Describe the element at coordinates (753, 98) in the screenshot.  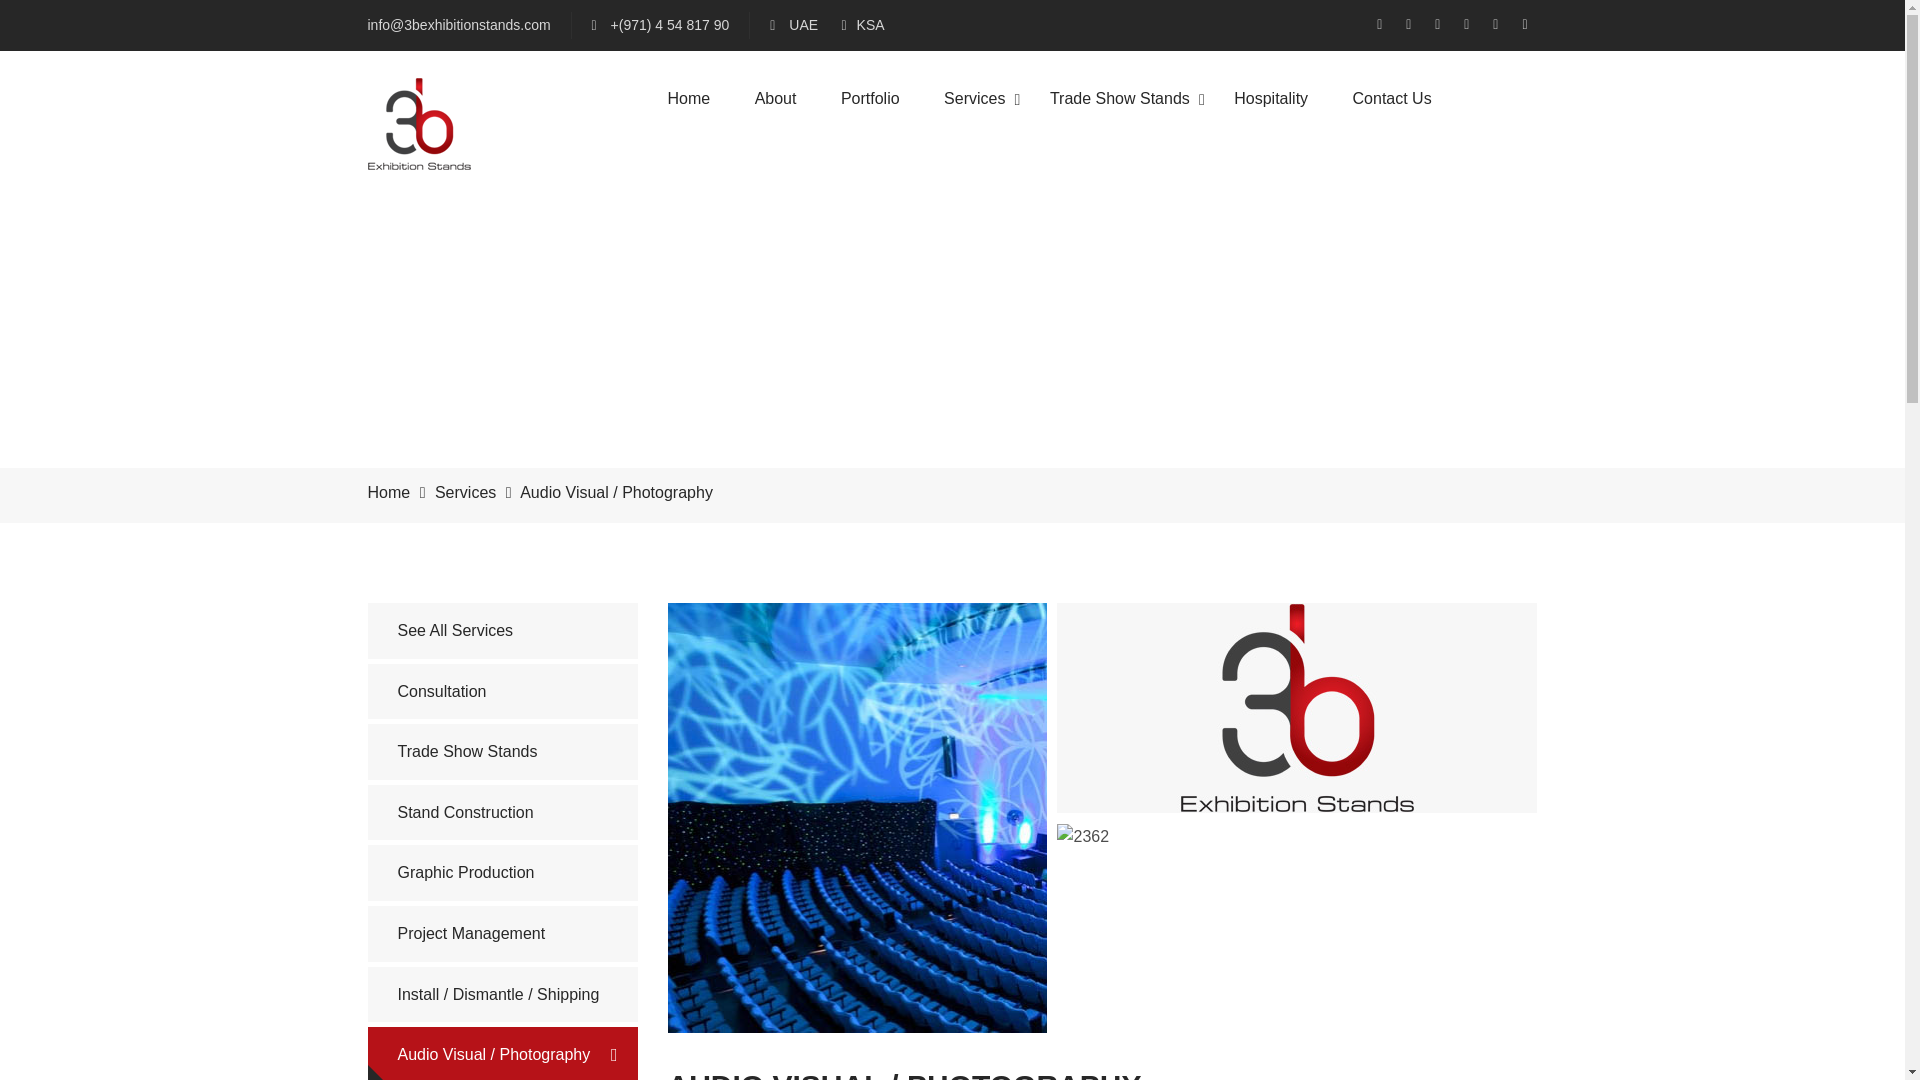
I see `'About'` at that location.